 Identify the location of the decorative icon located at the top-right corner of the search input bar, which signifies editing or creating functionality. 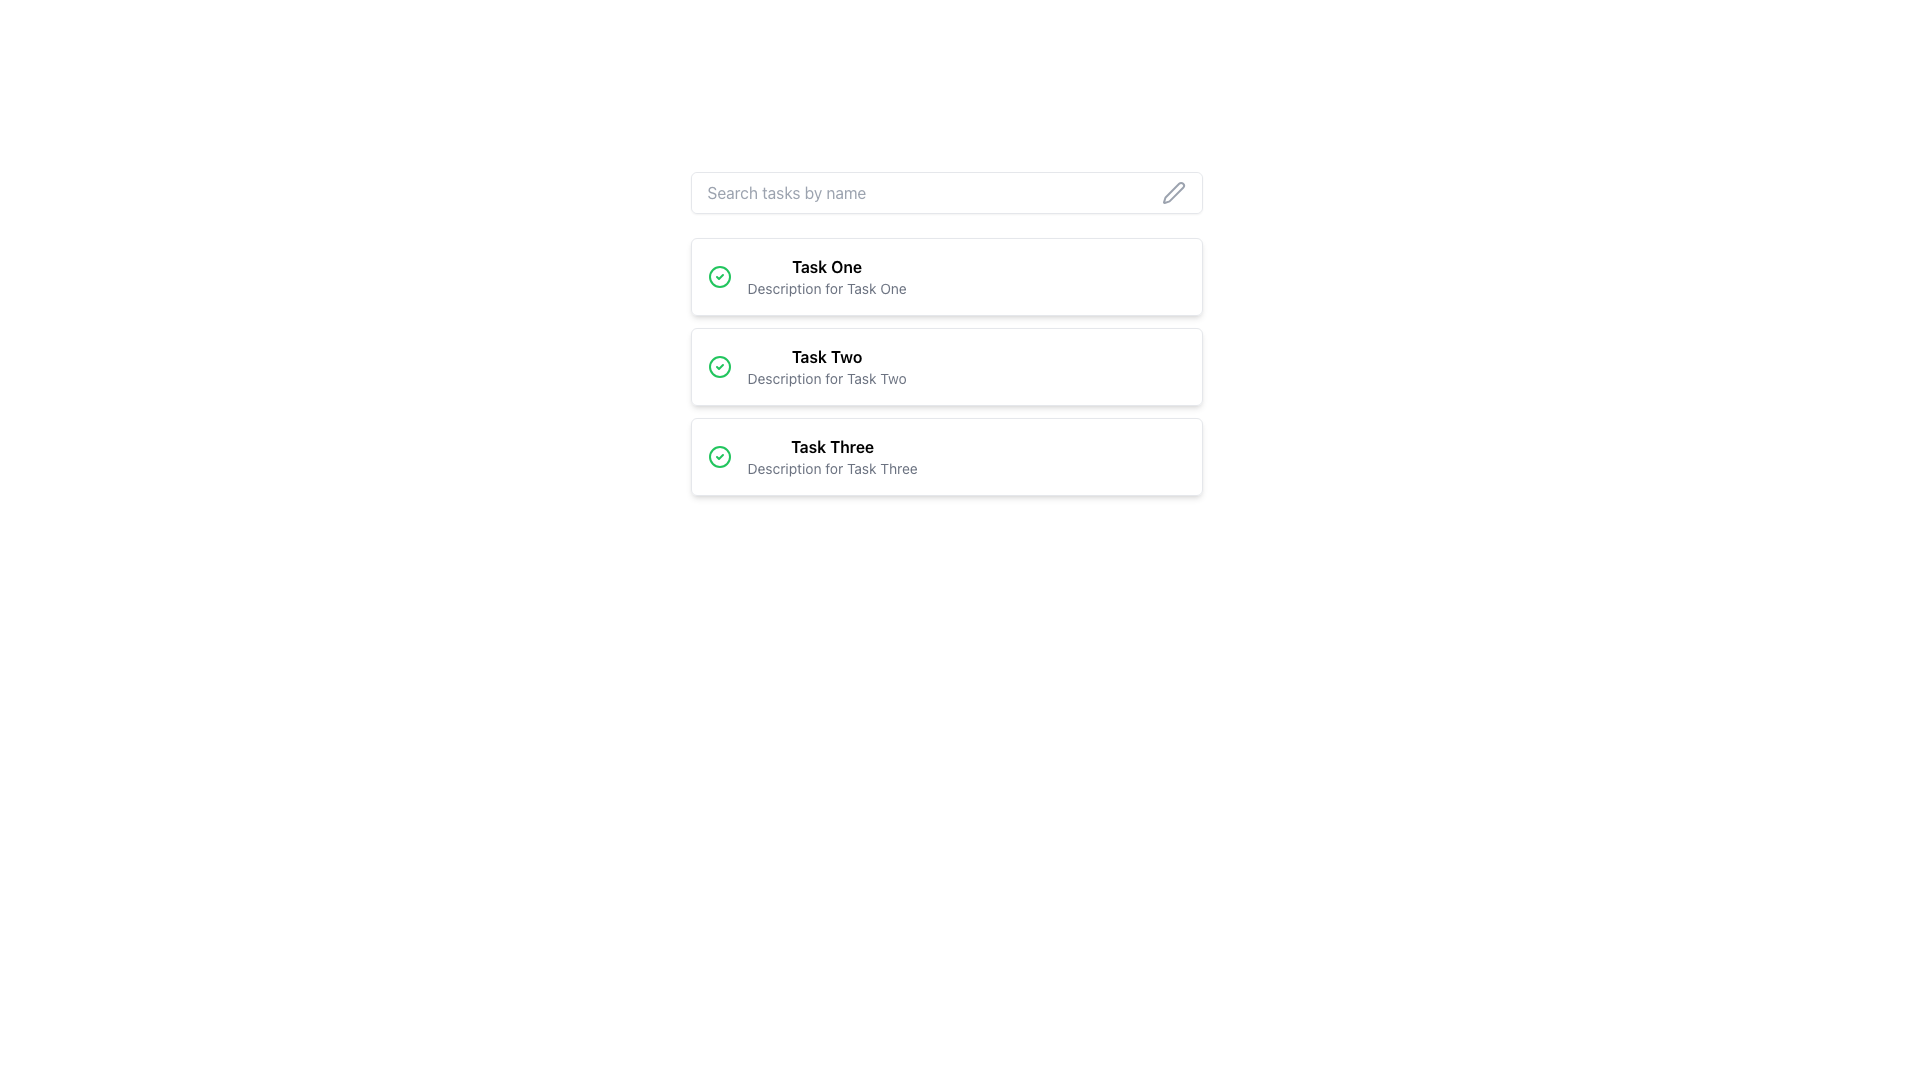
(1173, 192).